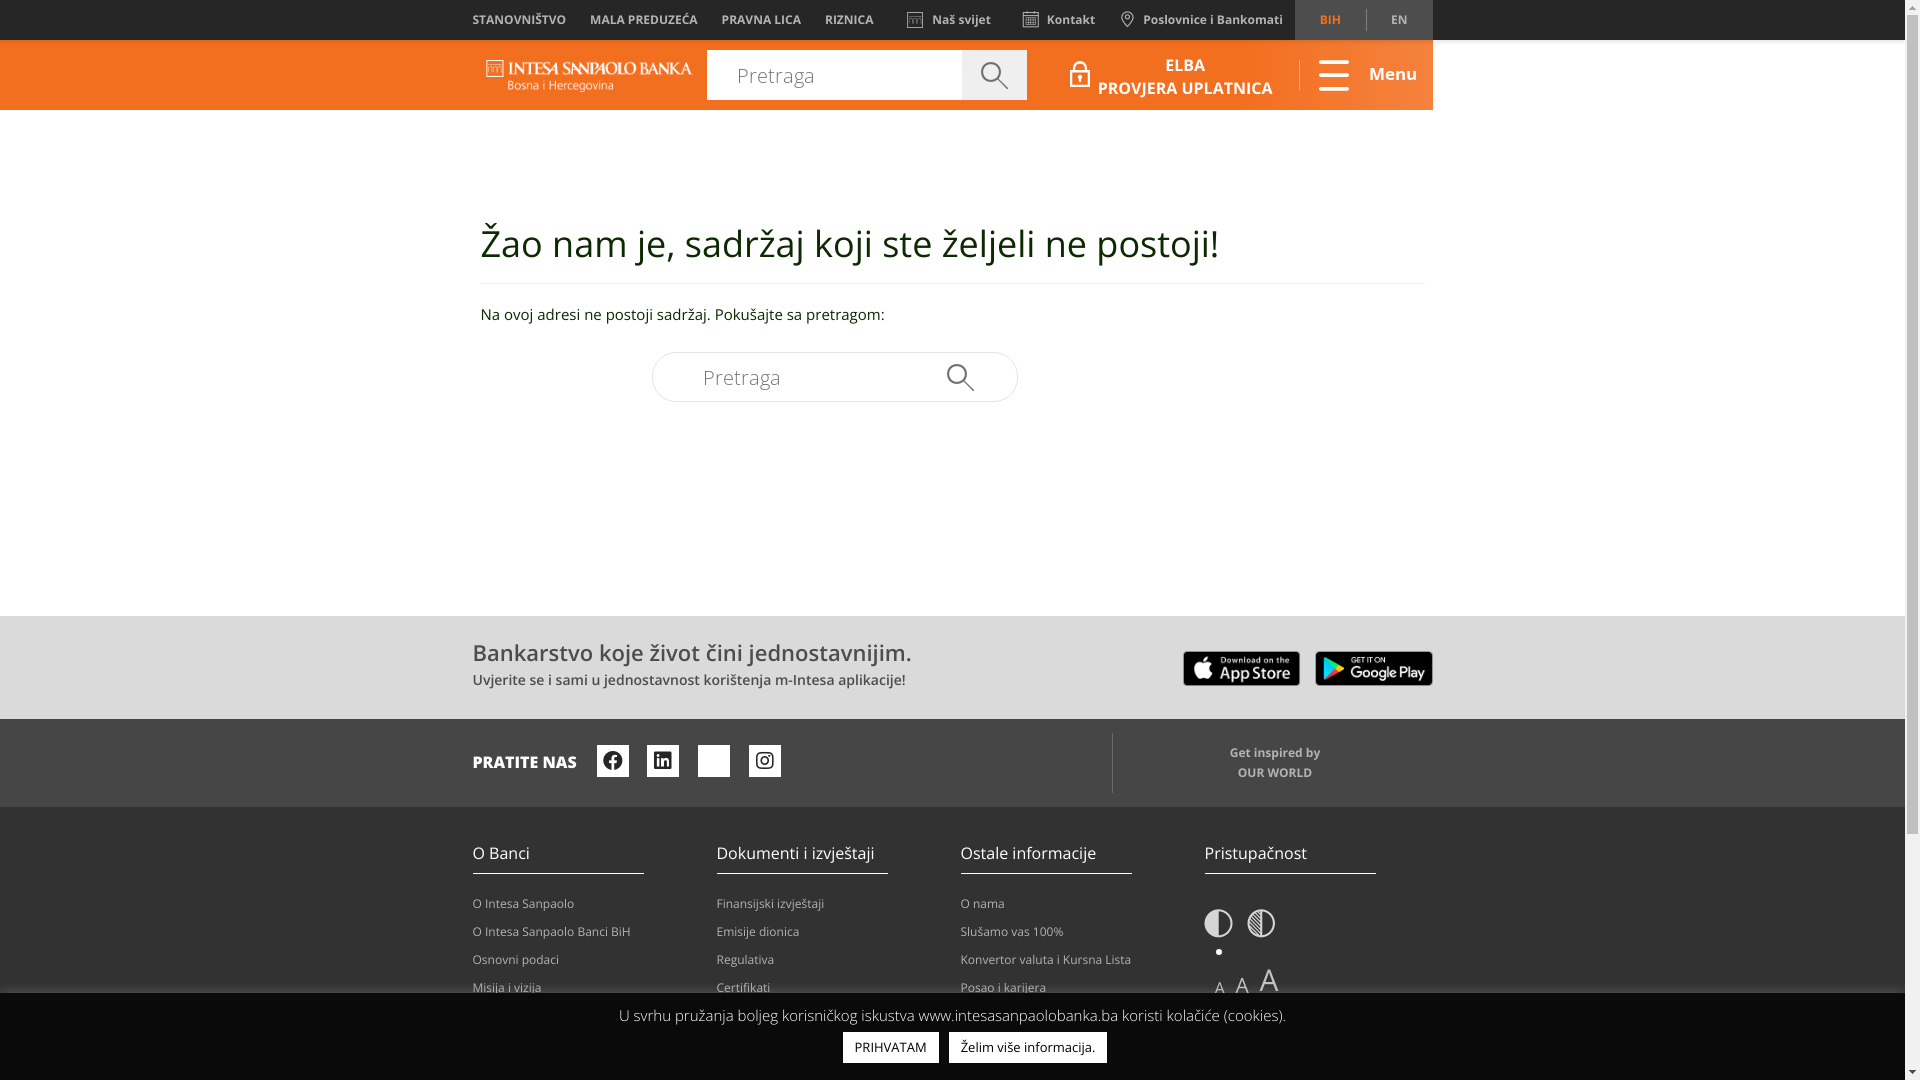  What do you see at coordinates (1271, 763) in the screenshot?
I see `'Get inspired by` at bounding box center [1271, 763].